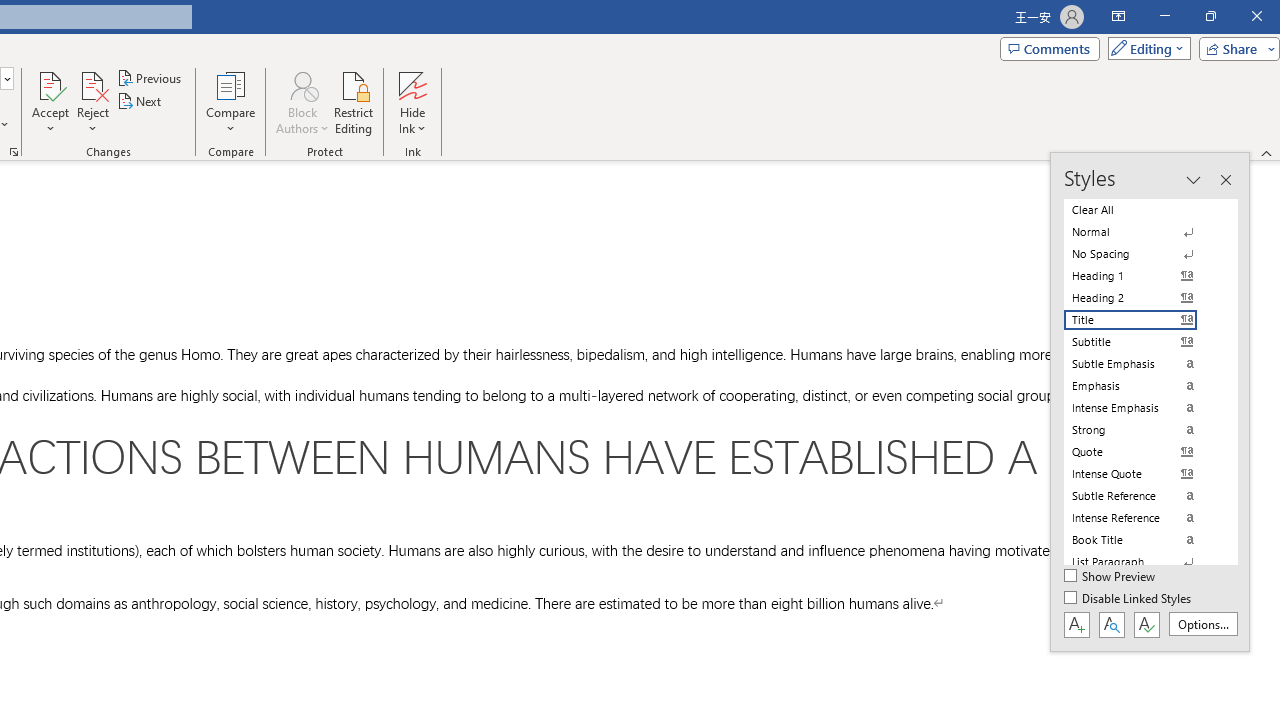  What do you see at coordinates (1142, 253) in the screenshot?
I see `'No Spacing'` at bounding box center [1142, 253].